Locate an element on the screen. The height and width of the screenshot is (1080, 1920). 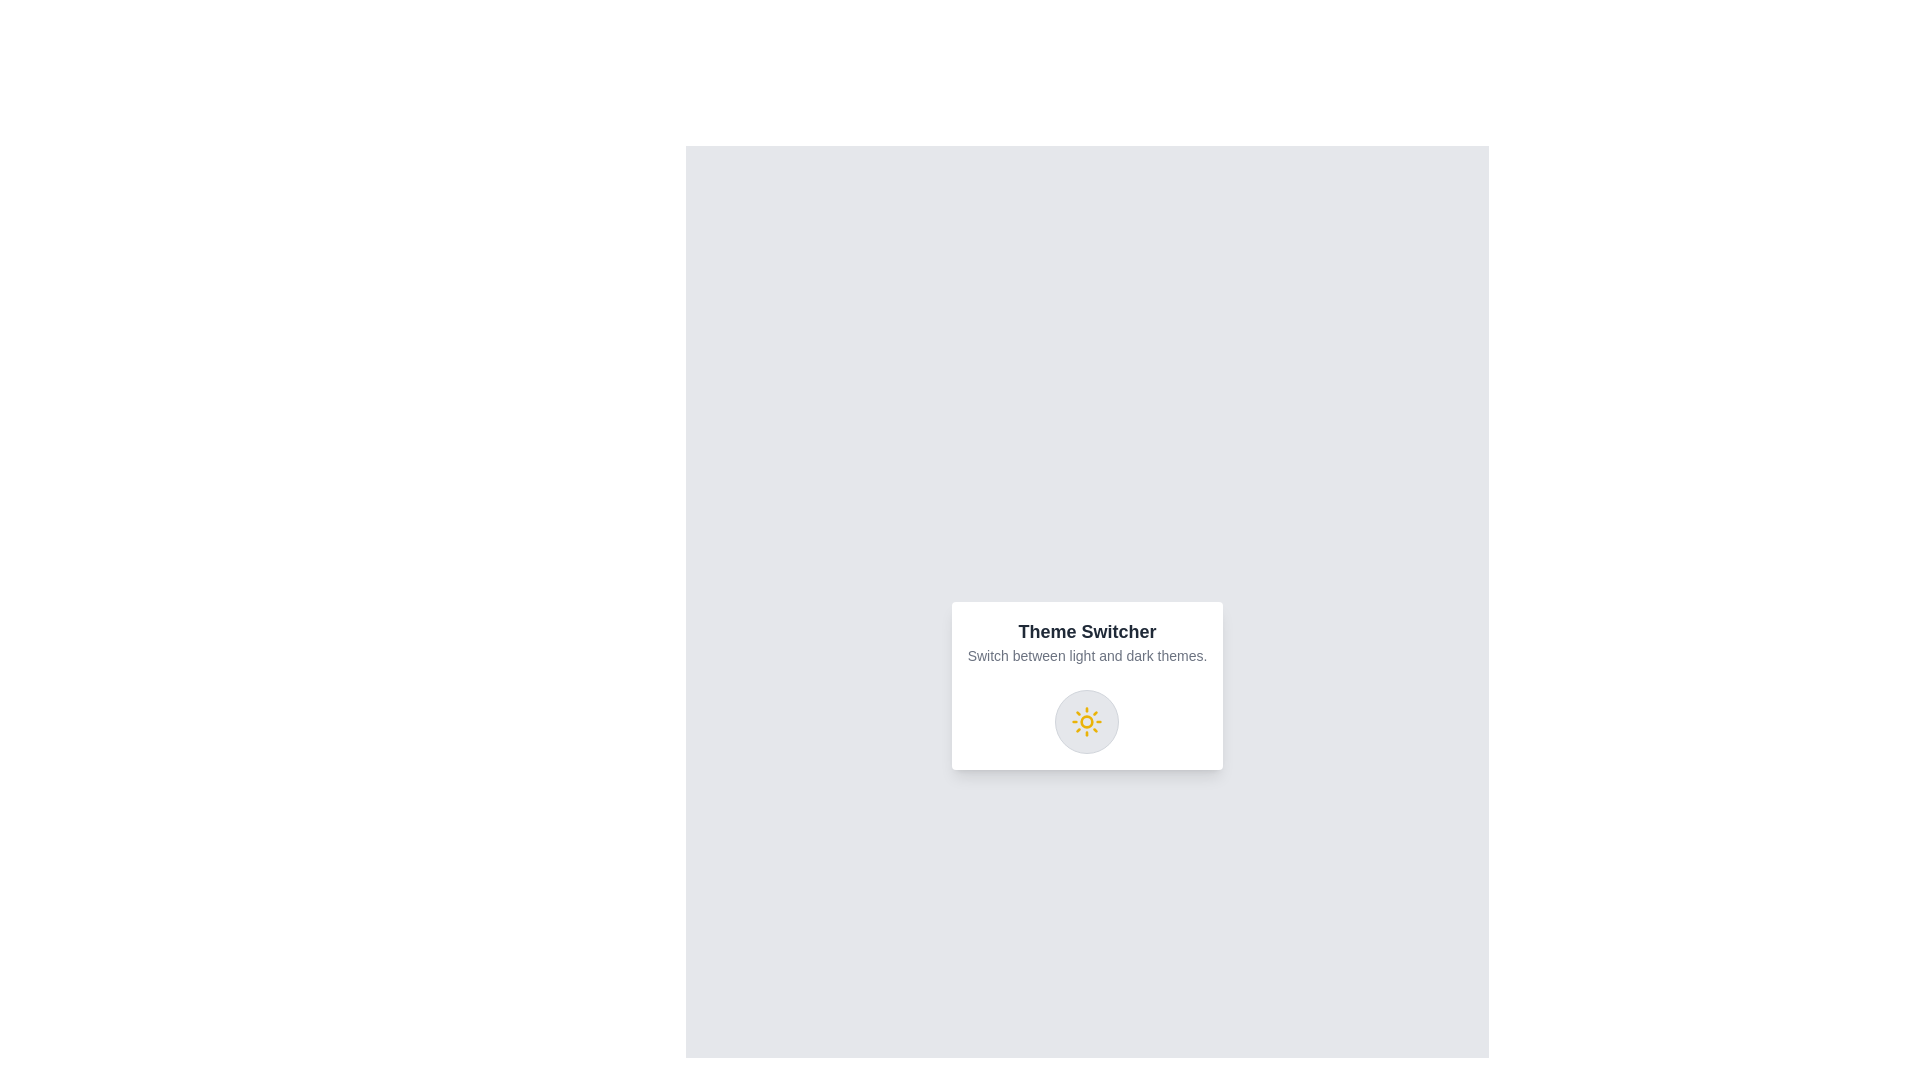
the central circular element of the sun-shaped icon that symbolizes the light mode indicator, located below the text 'Switch between light and dark themes.' is located at coordinates (1086, 721).